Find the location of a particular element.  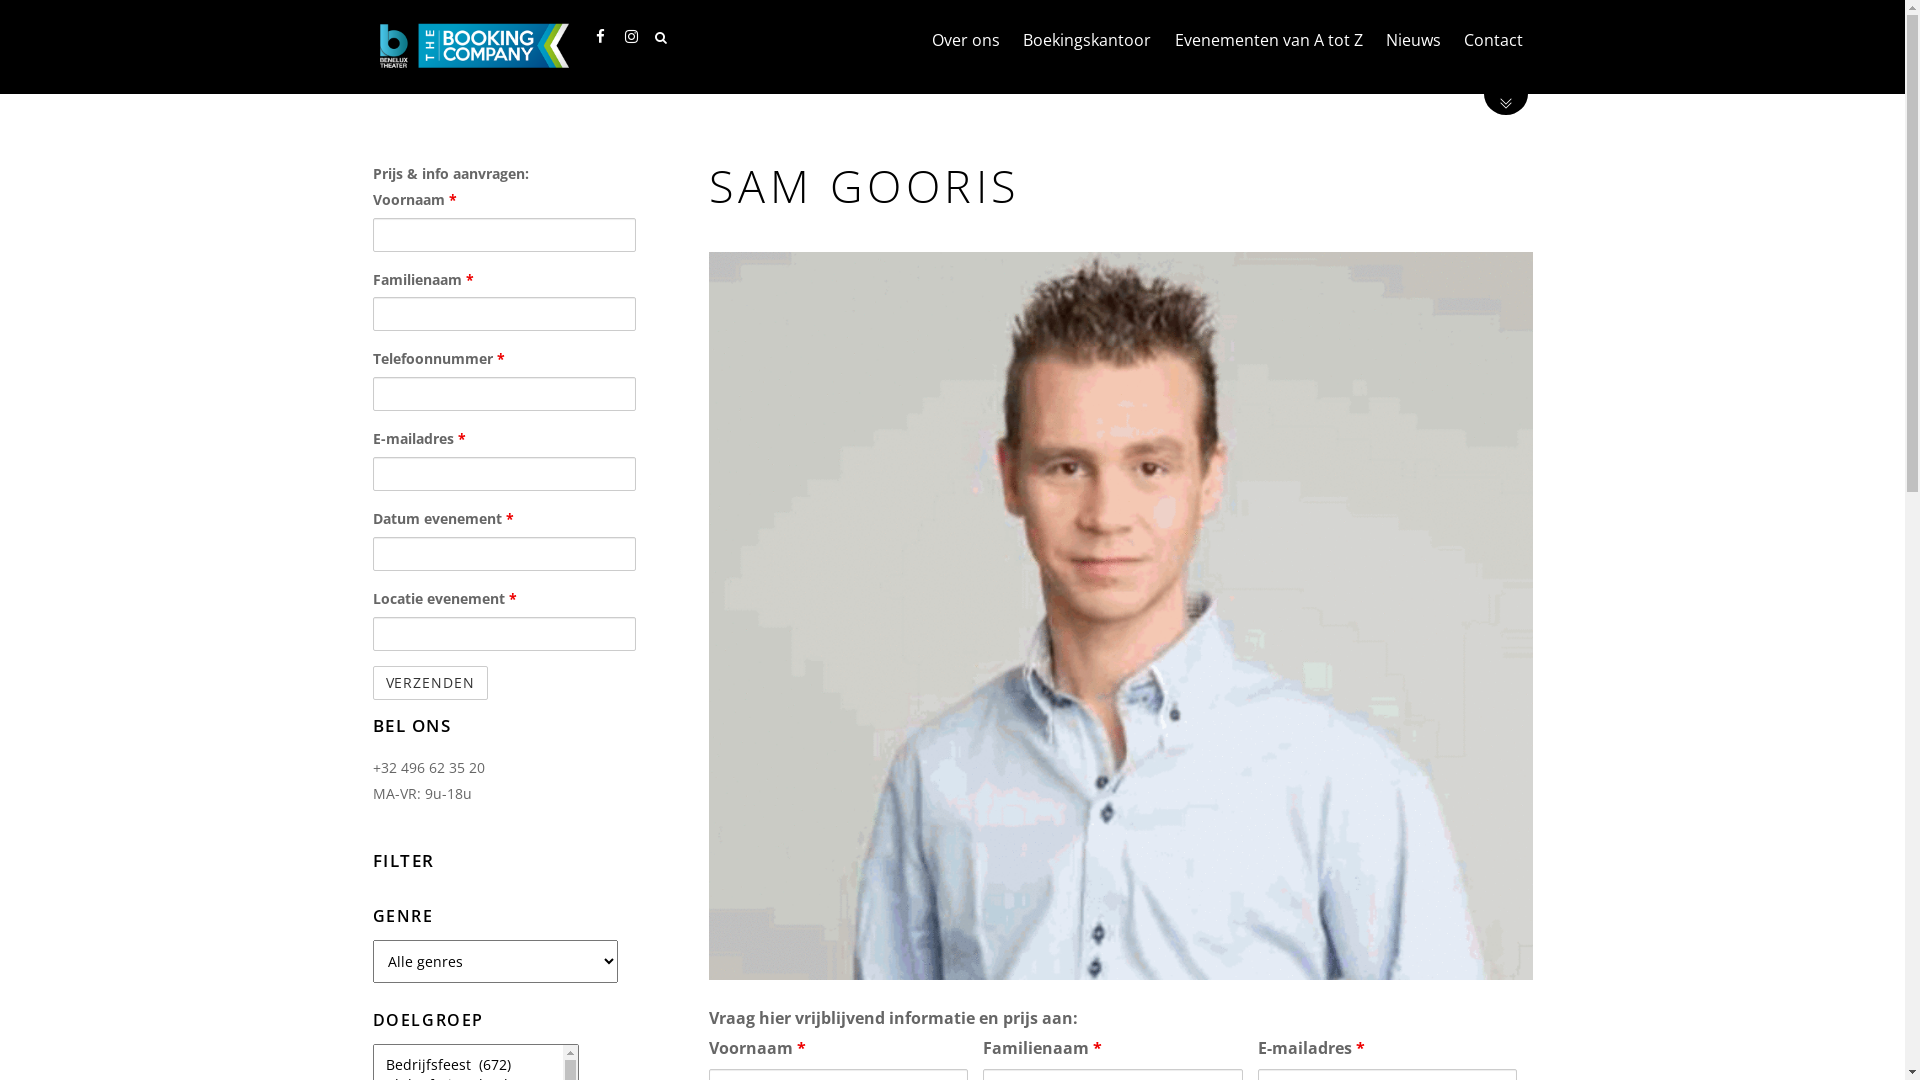

'Contact' is located at coordinates (1492, 40).